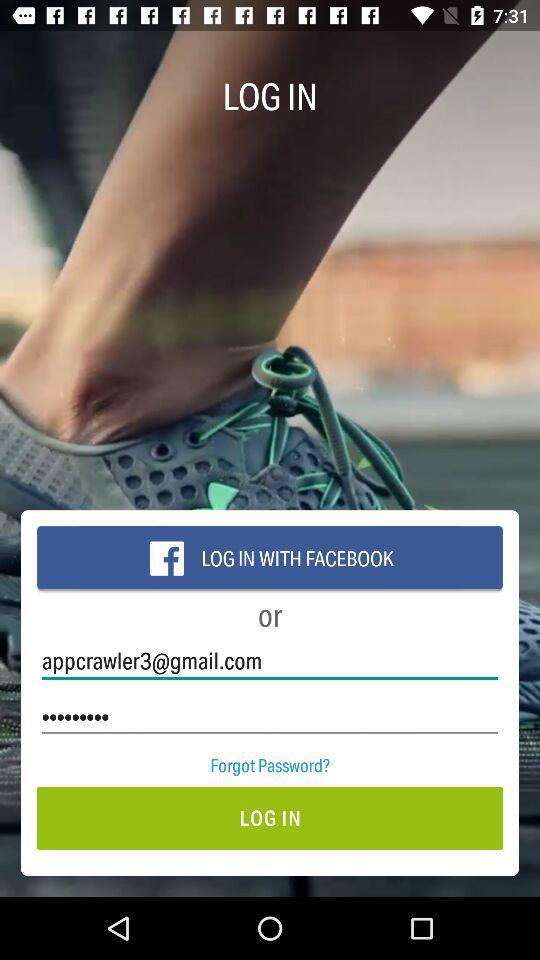  What do you see at coordinates (270, 716) in the screenshot?
I see `crowd3116 icon` at bounding box center [270, 716].